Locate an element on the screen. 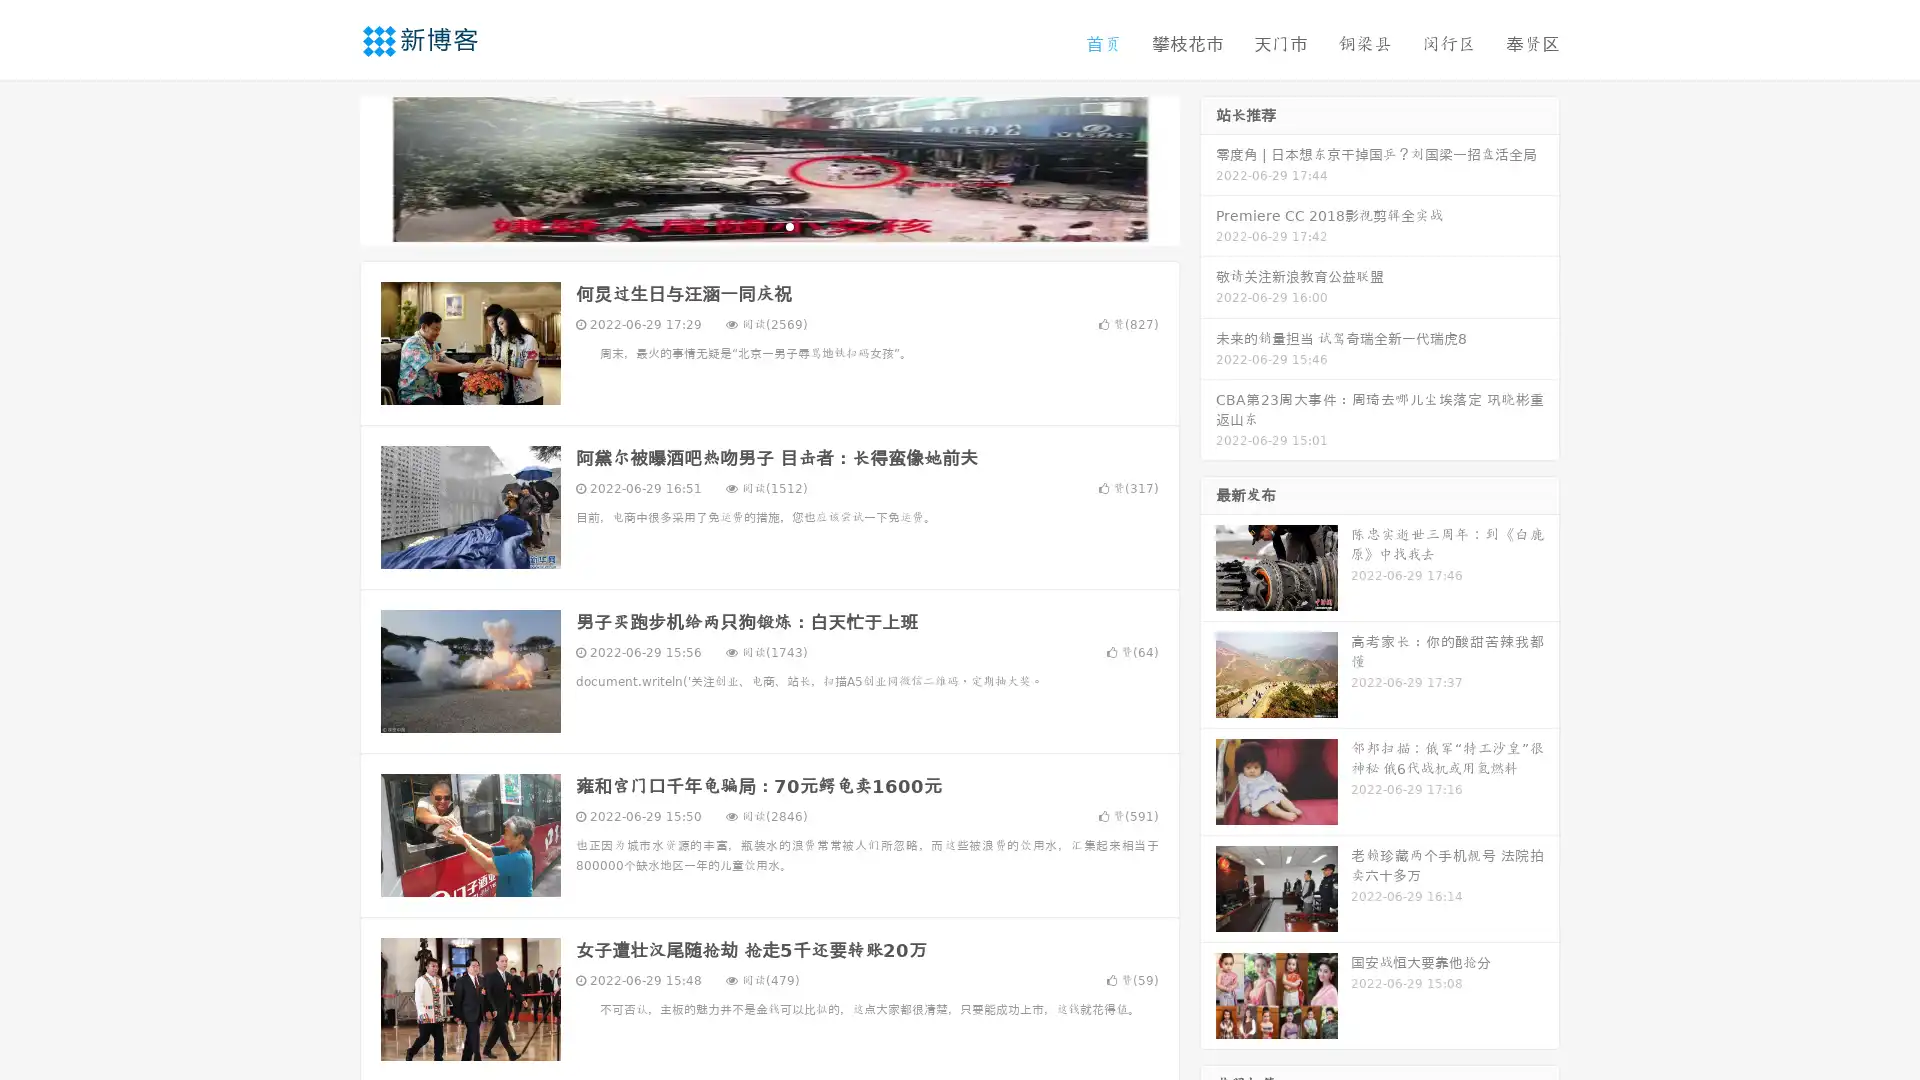 The width and height of the screenshot is (1920, 1080). Previous slide is located at coordinates (330, 168).